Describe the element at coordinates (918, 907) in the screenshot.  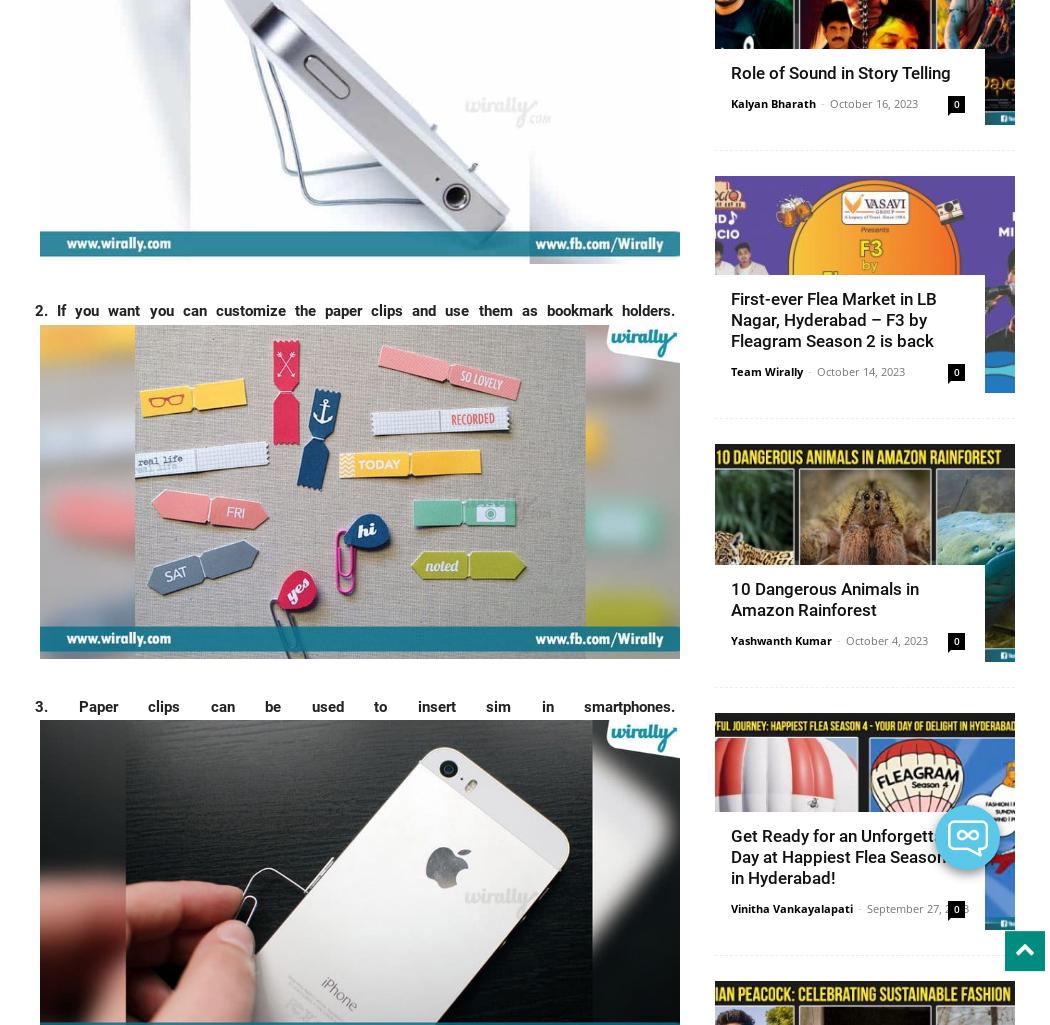
I see `'September 27, 2023'` at that location.